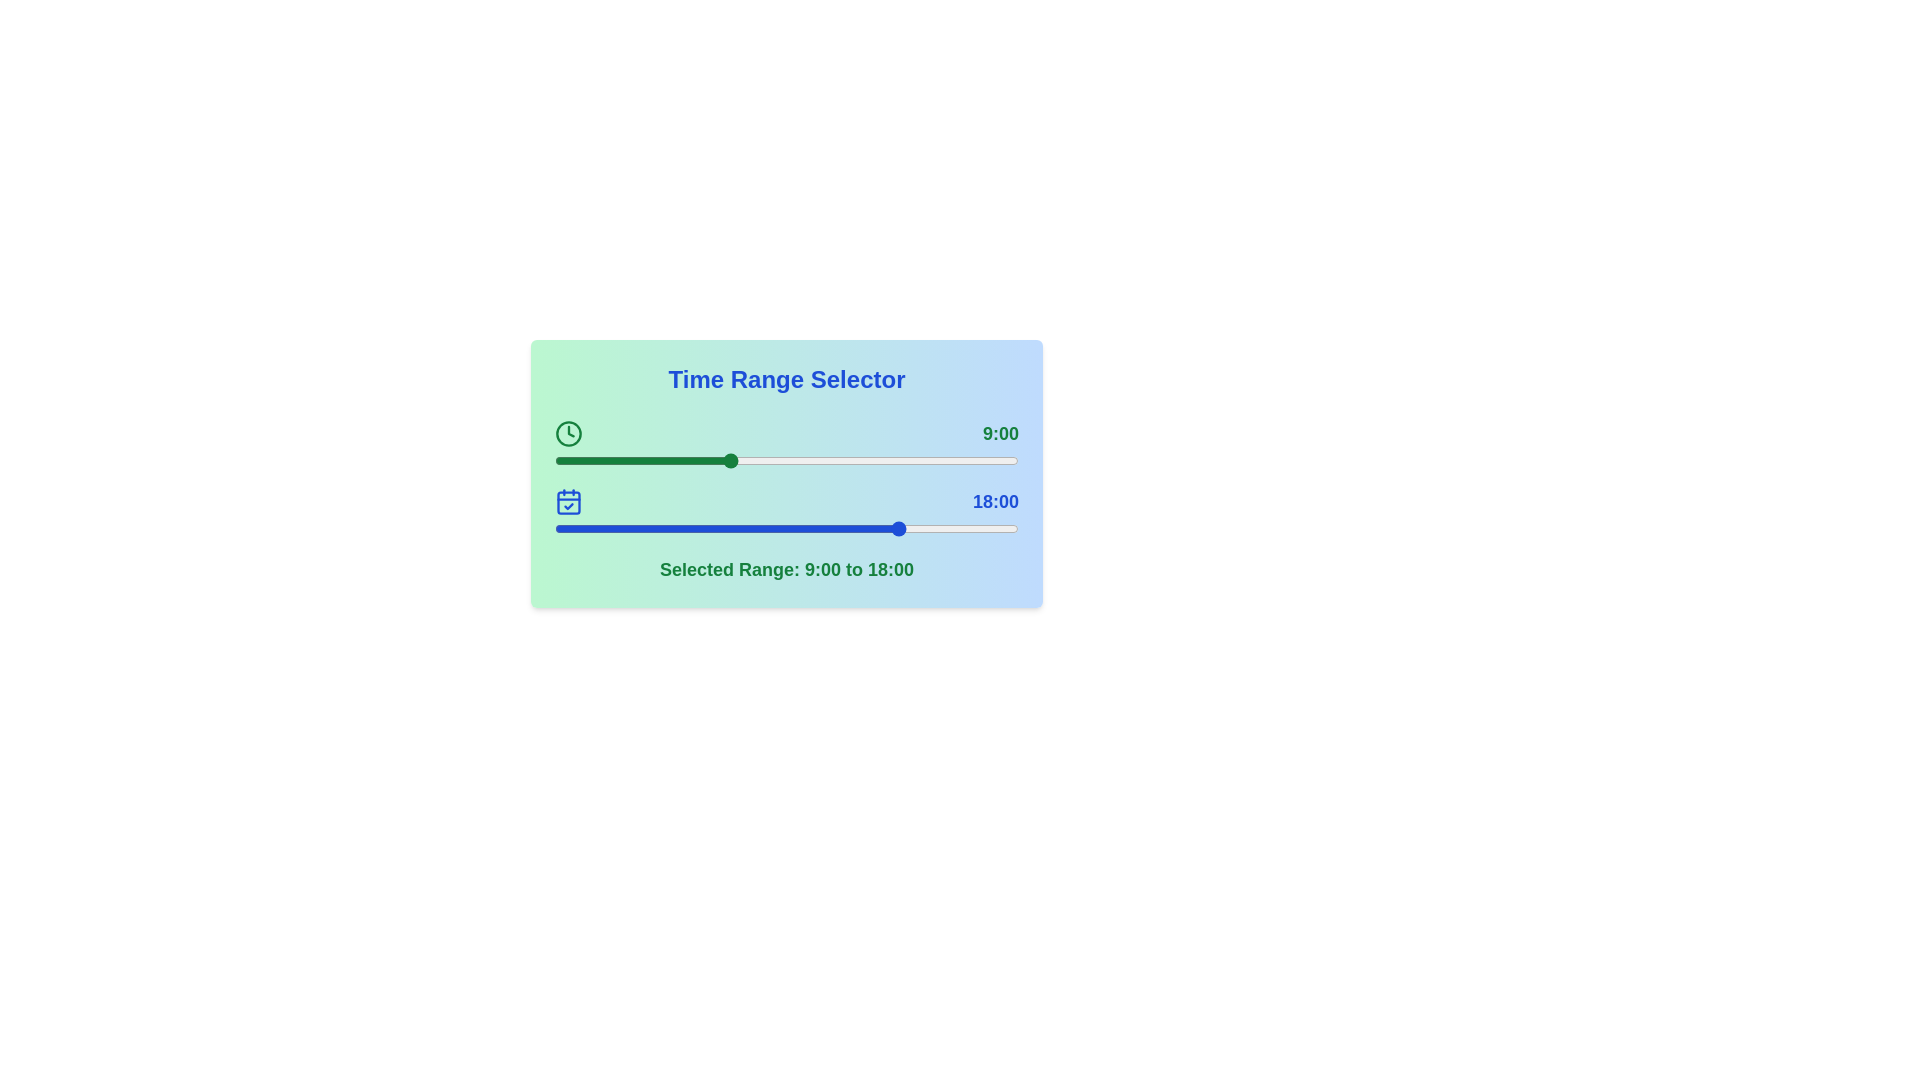 The height and width of the screenshot is (1080, 1920). I want to click on time range, so click(999, 527).